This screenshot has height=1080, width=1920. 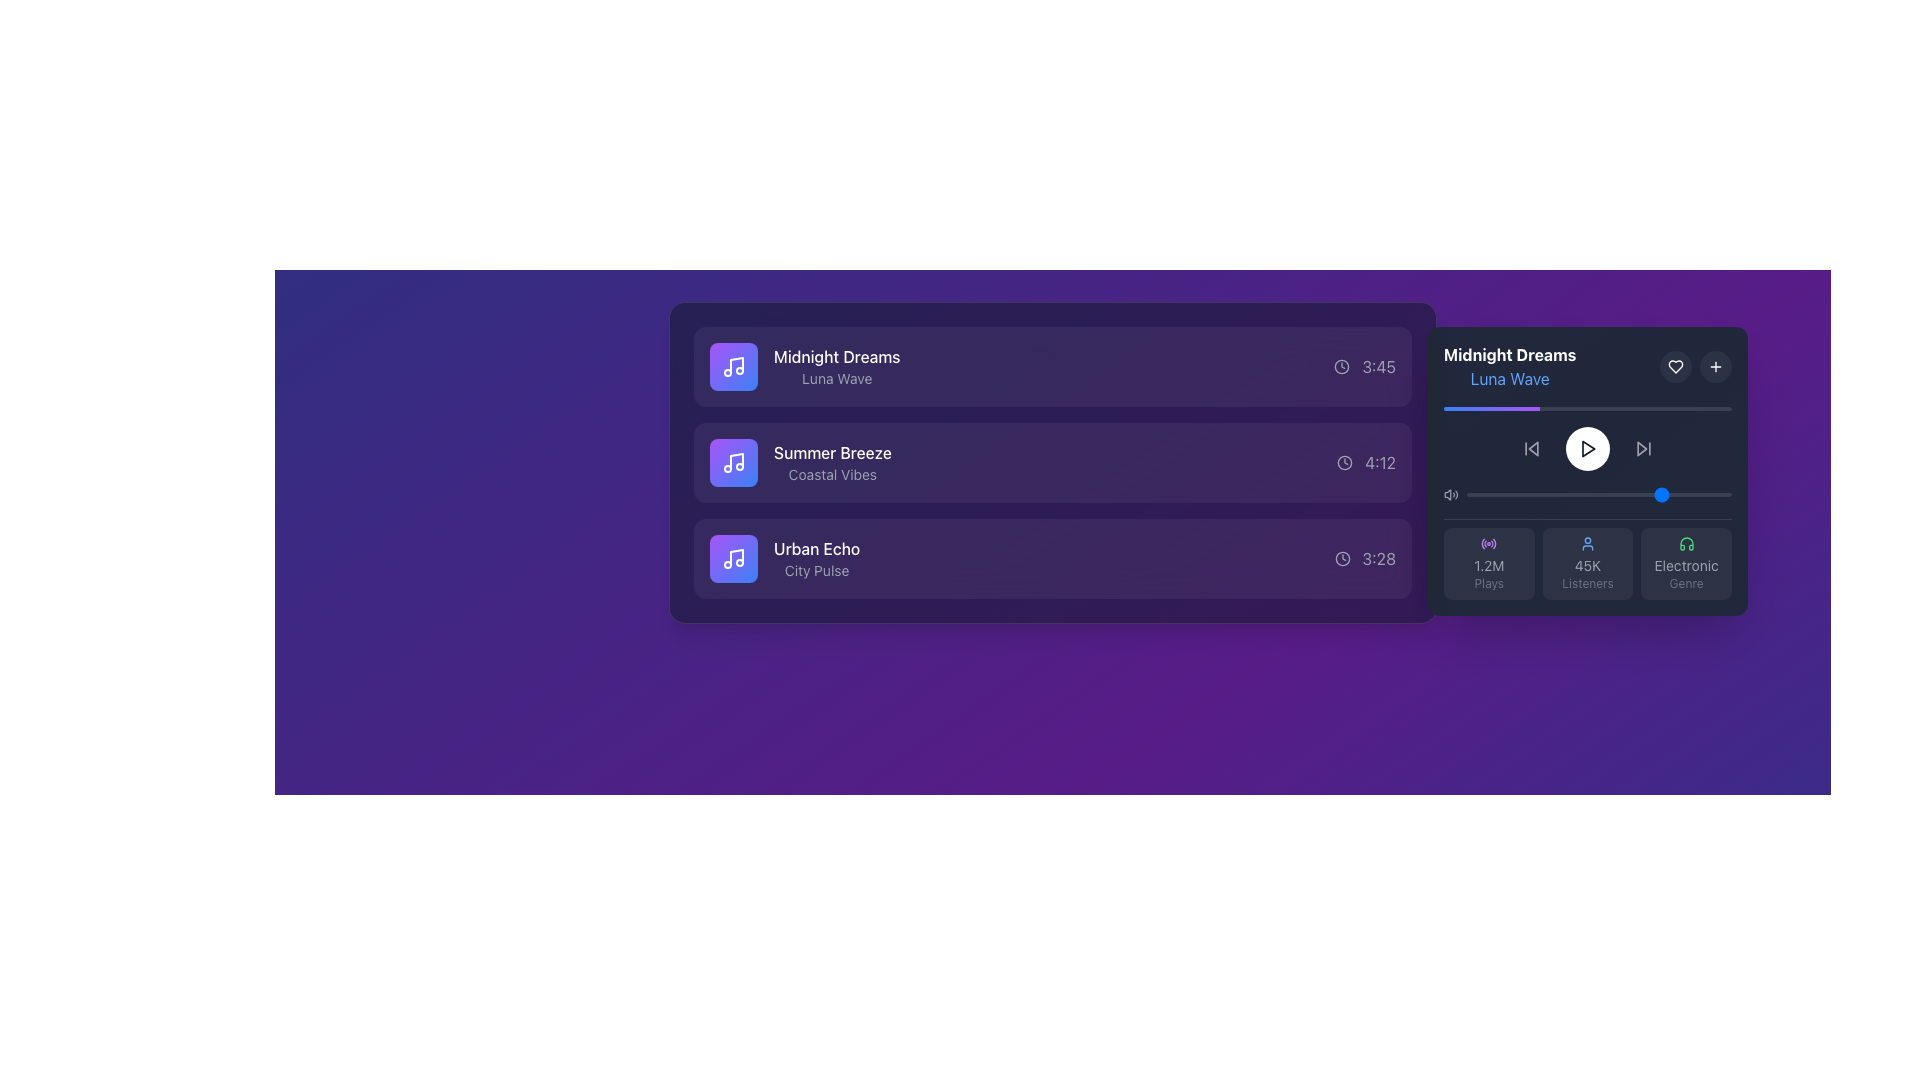 What do you see at coordinates (837, 366) in the screenshot?
I see `the text label pair displaying the title 'Midnight Dreams' and subtitle 'Luna Wave' for the first song in the left panel` at bounding box center [837, 366].